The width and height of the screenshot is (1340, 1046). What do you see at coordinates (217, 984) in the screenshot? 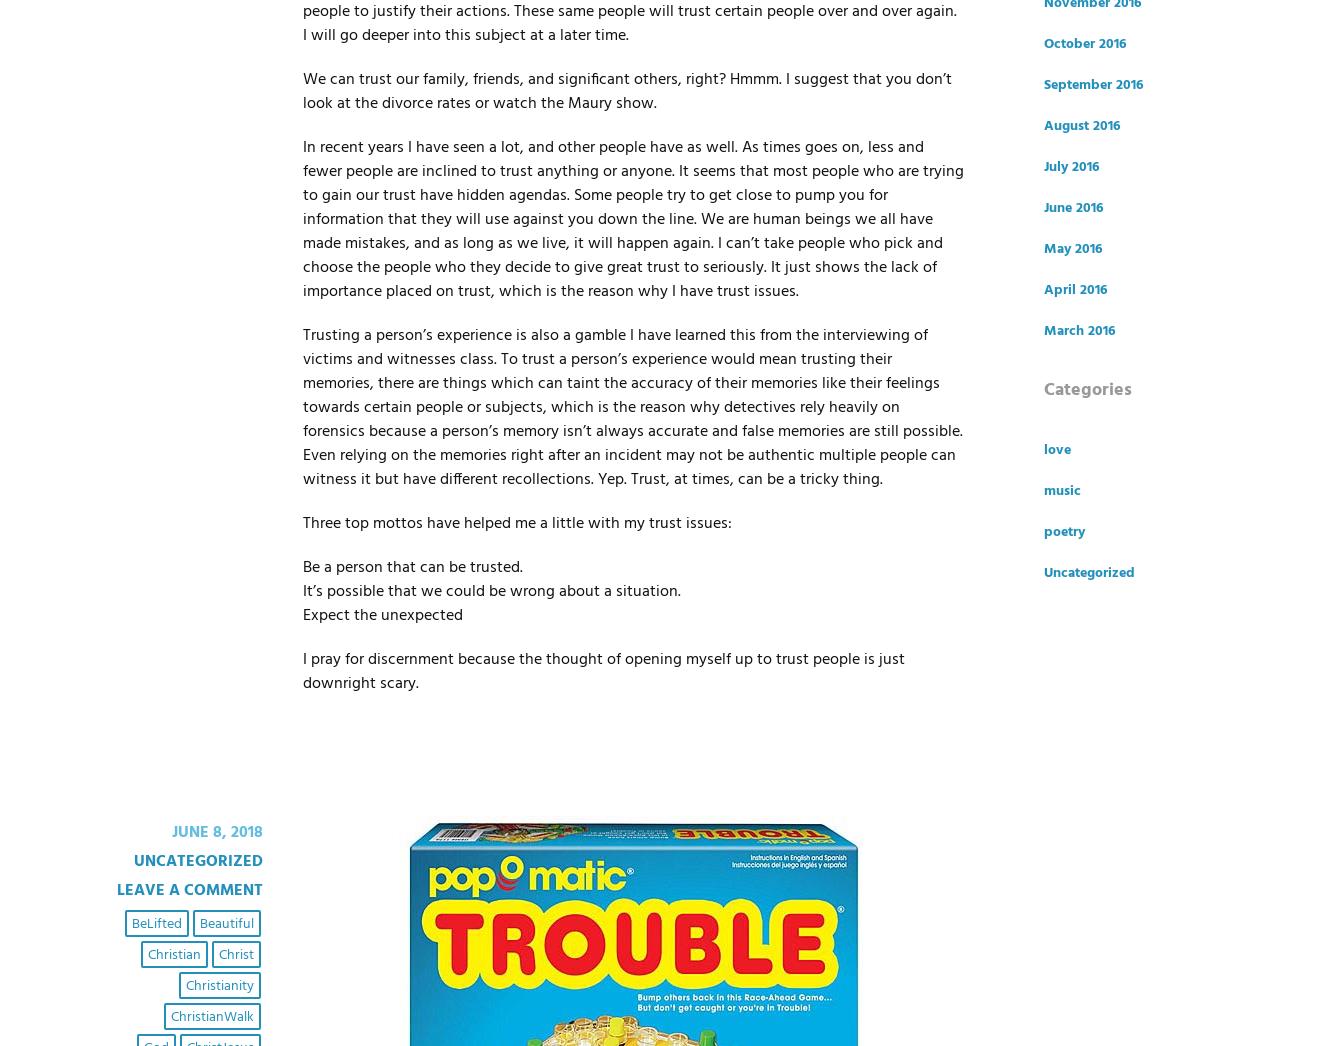
I see `'Christianity'` at bounding box center [217, 984].